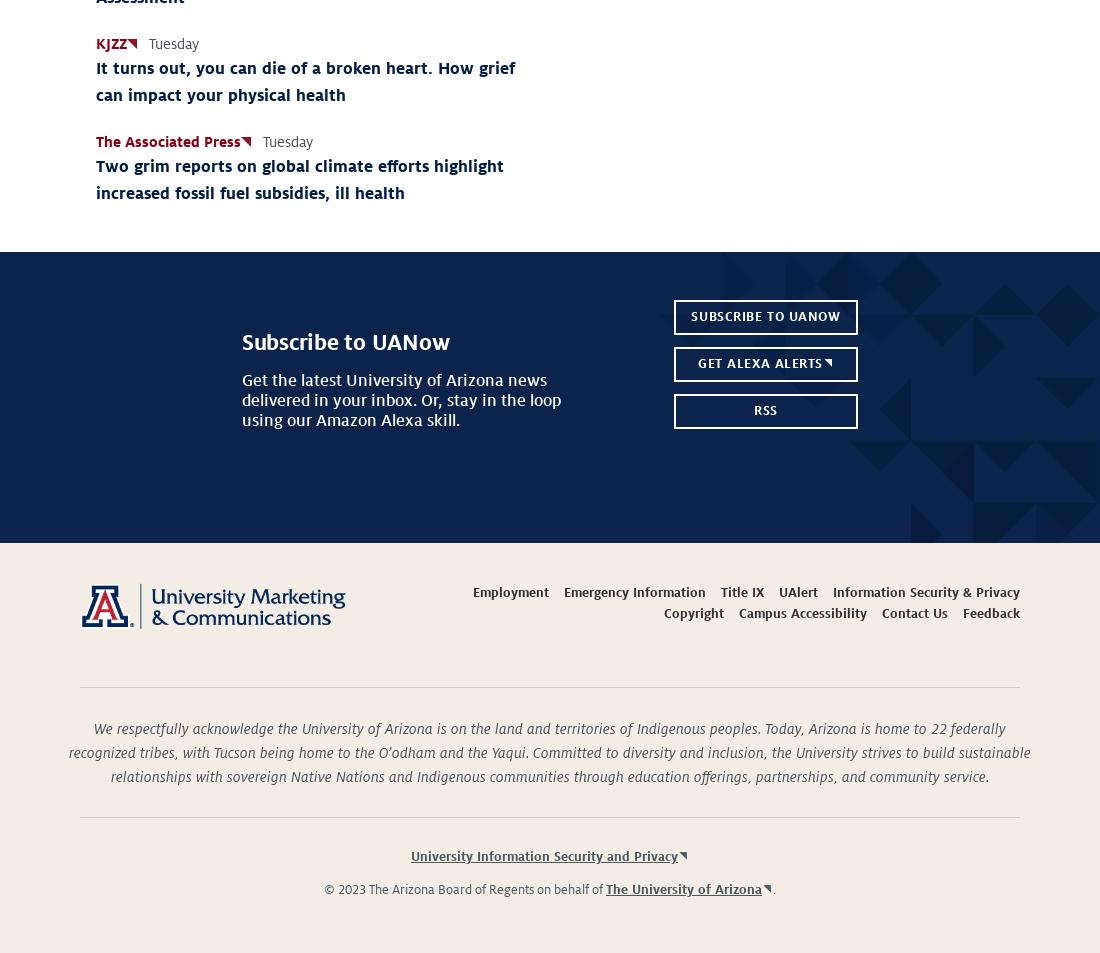  I want to click on 'We respectfully acknowledge the University of Arizona is on the land and territories of Indigenous peoples. Today, Arizona is home to 22 federally recognized tribes, with Tucson being home to the O’odham and the Yaqui. Committed to diversity and inclusion, the University strives to build sustainable relationships with sovereign Native Nations and Indigenous communities through education offerings, partnerships, and community service.', so click(550, 752).